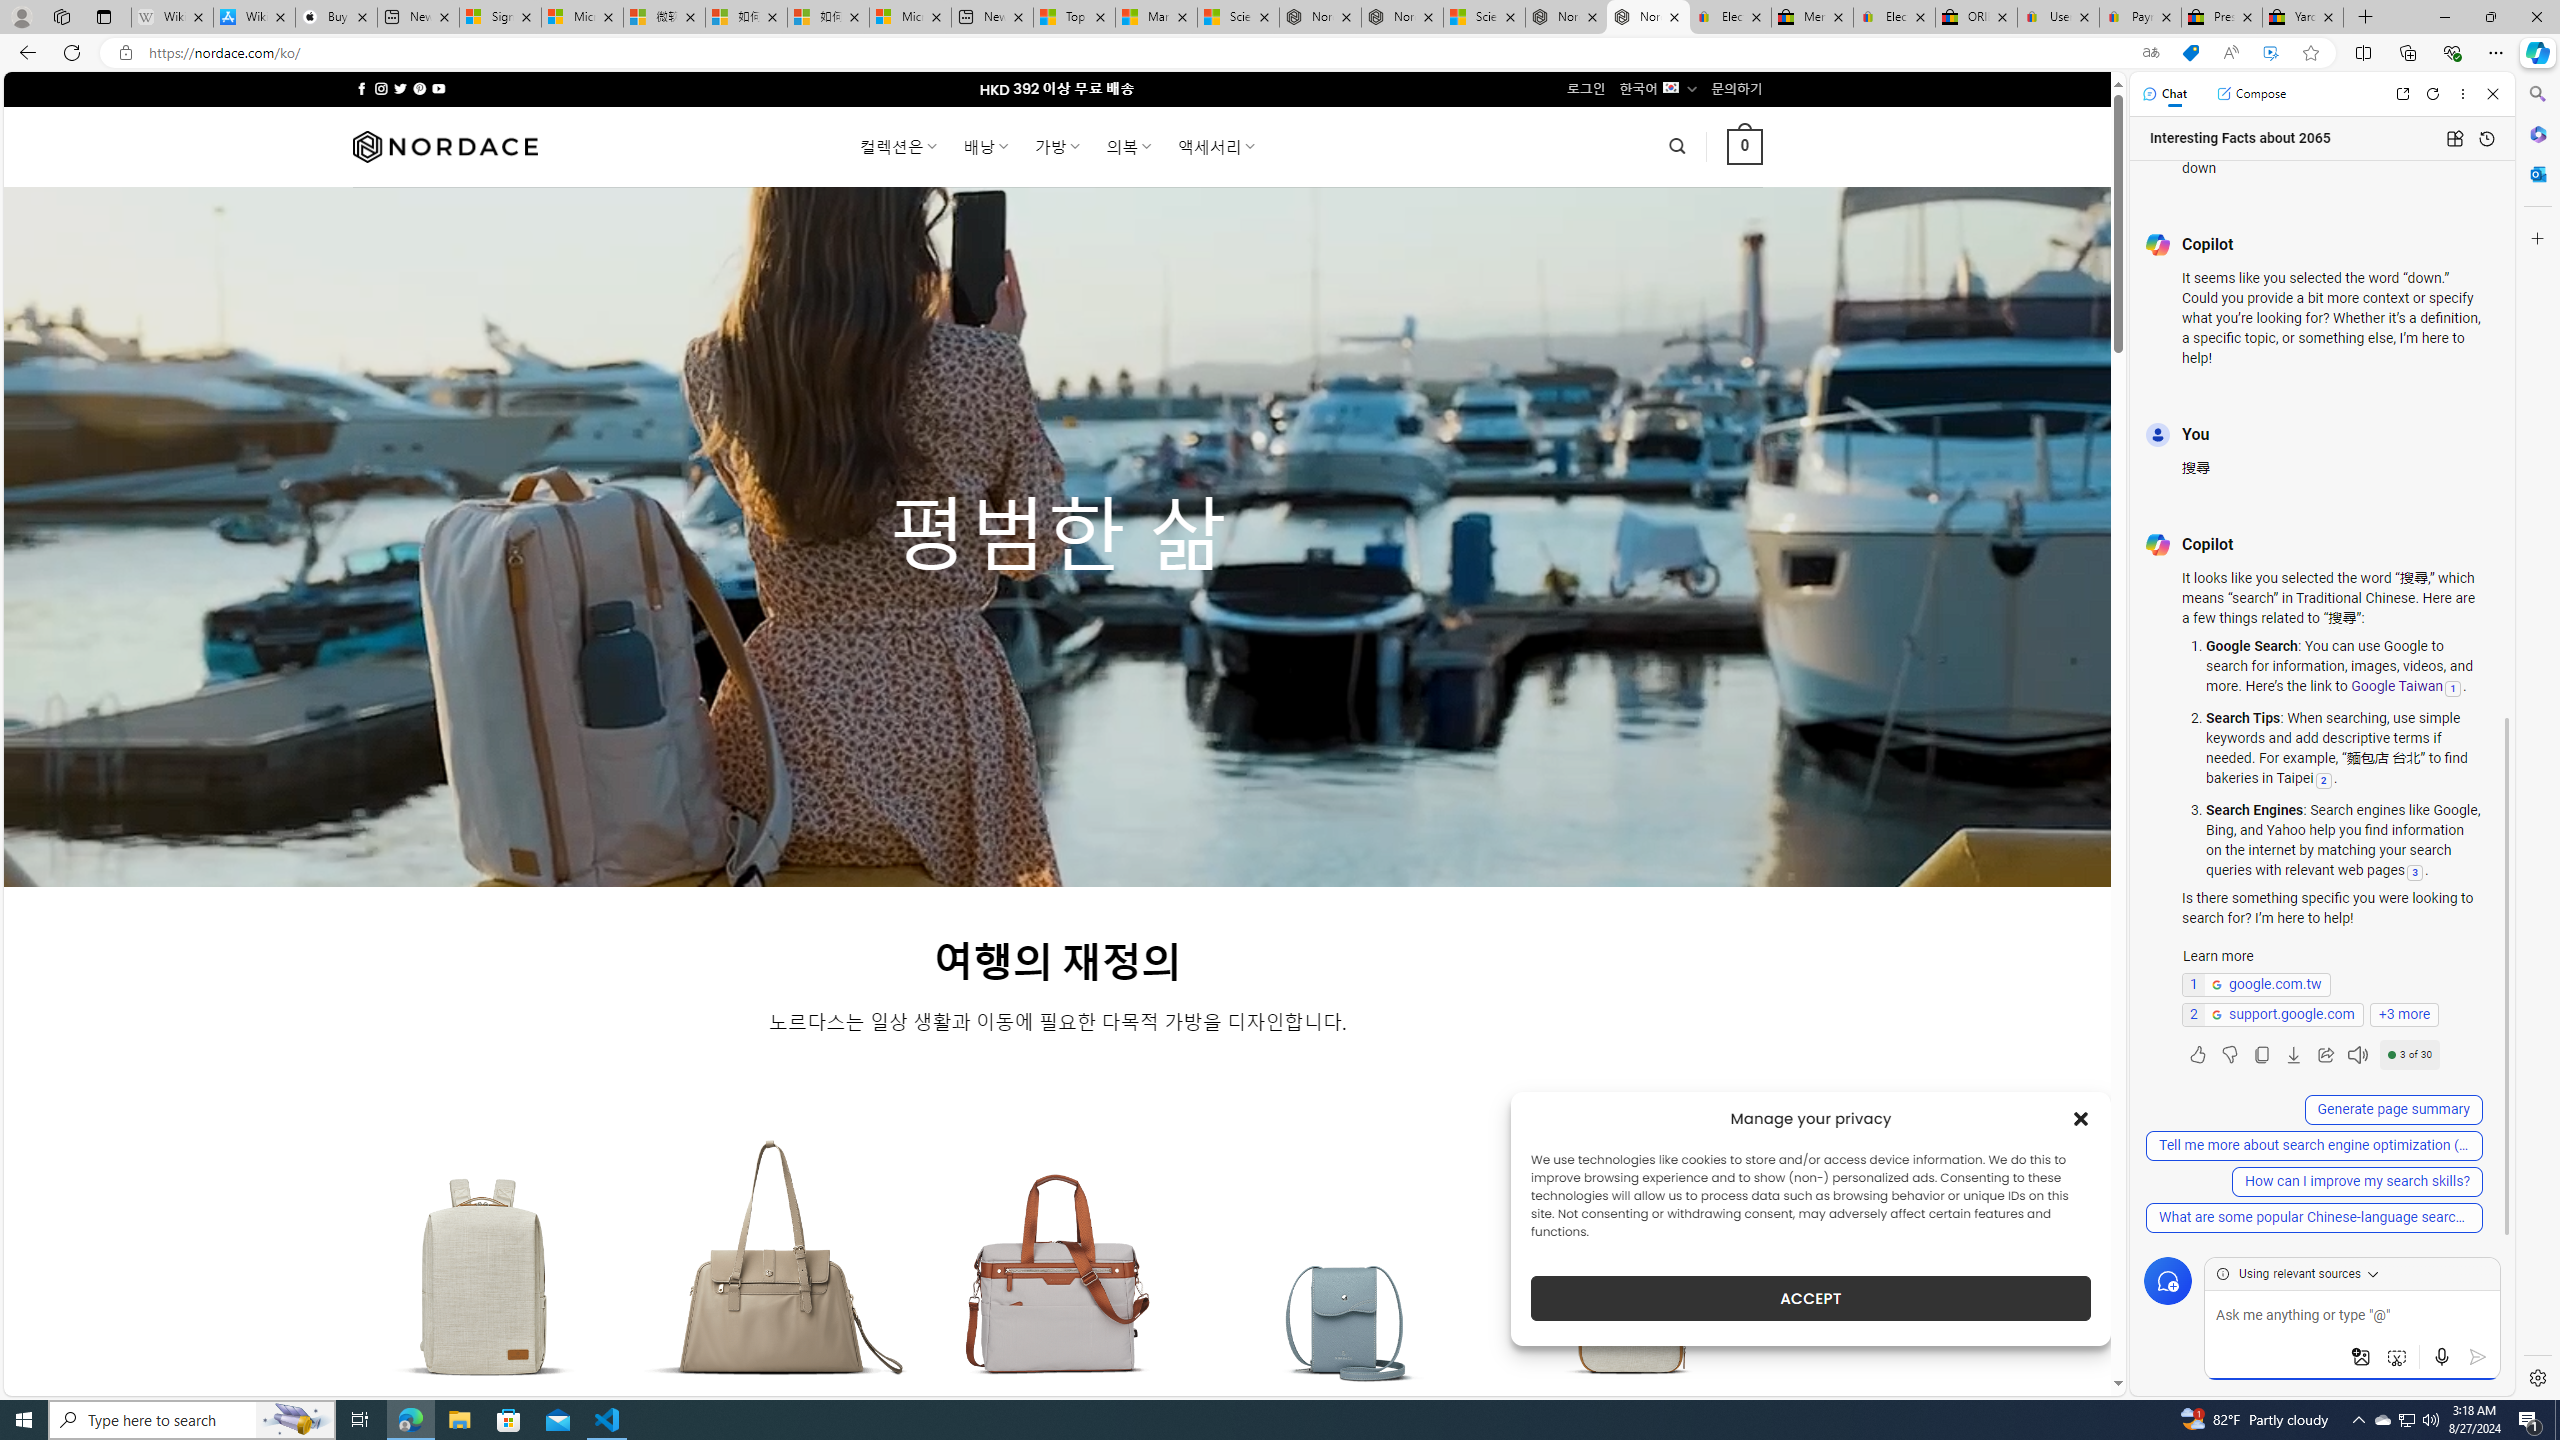 Image resolution: width=2560 pixels, height=1440 pixels. What do you see at coordinates (399, 88) in the screenshot?
I see `'Follow on Twitter'` at bounding box center [399, 88].